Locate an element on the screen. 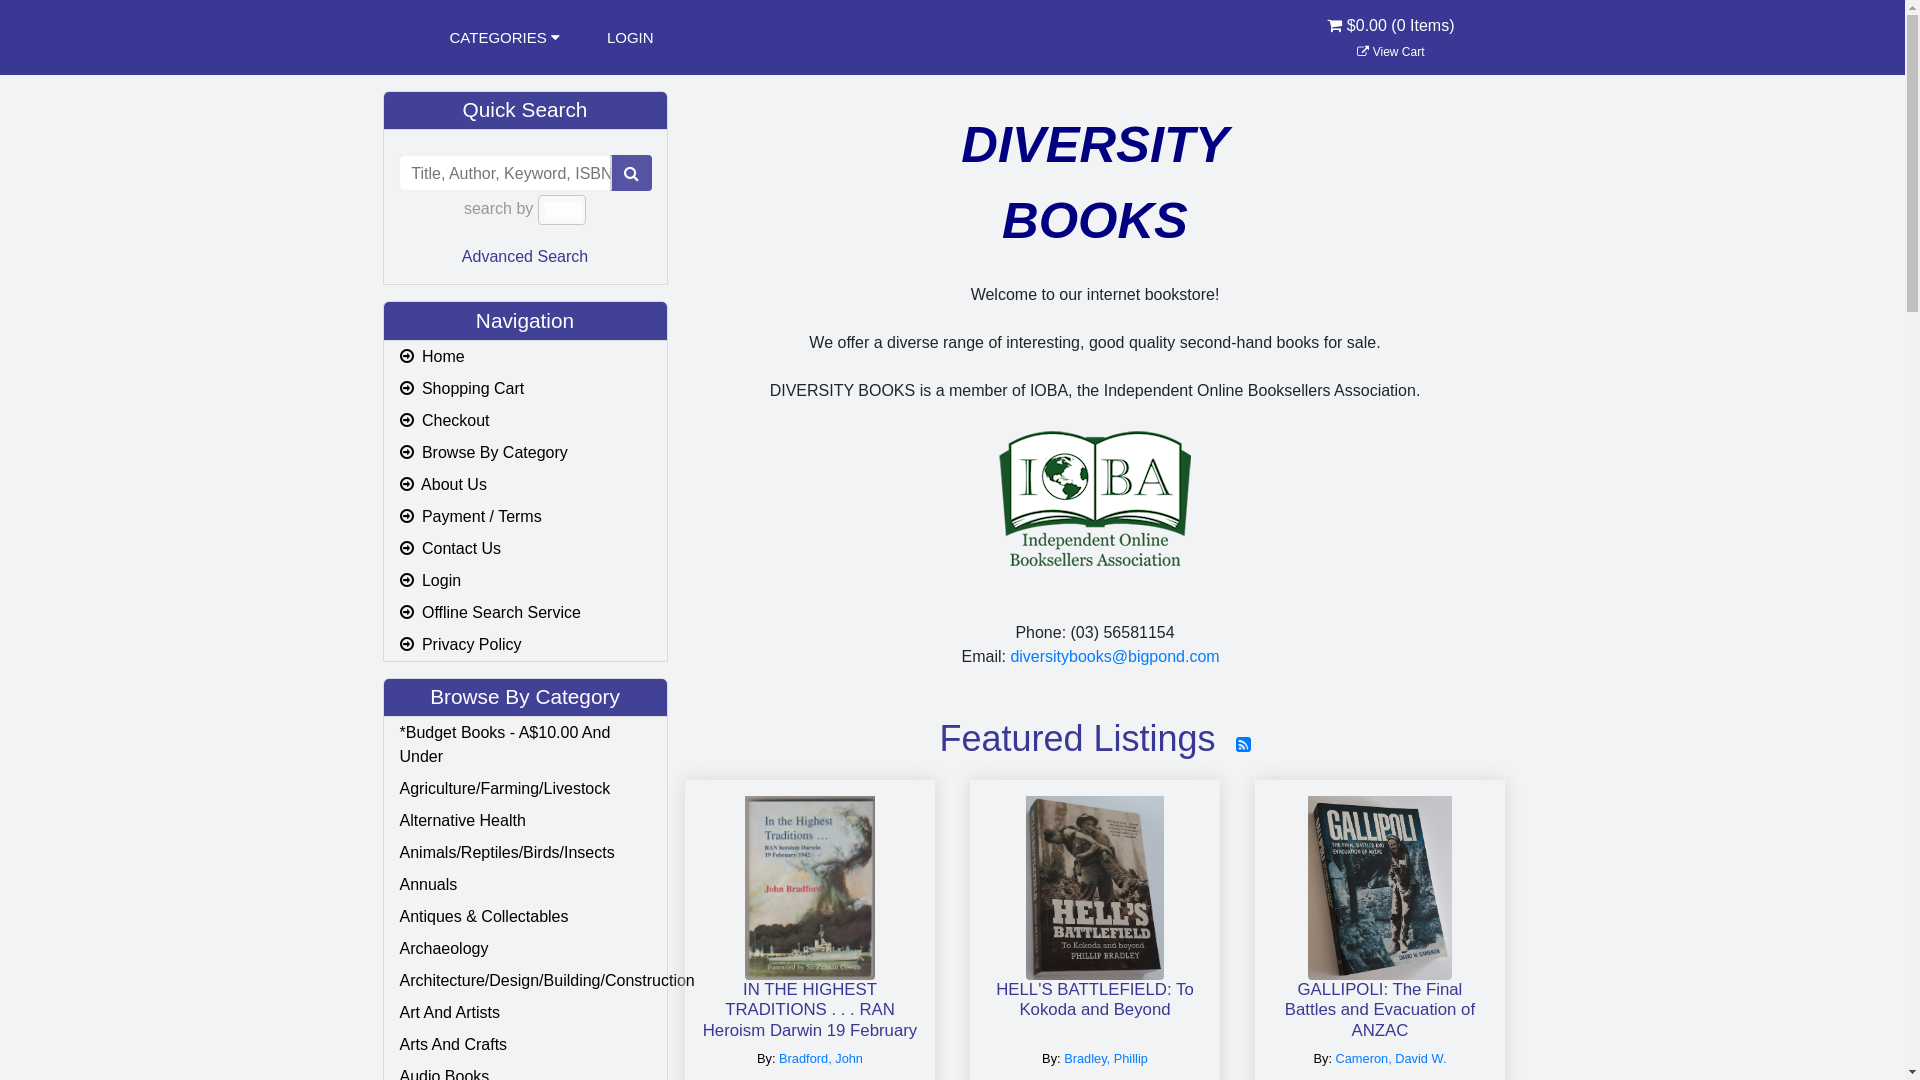 The height and width of the screenshot is (1080, 1920). 'Architecture/Design/Building/Construction' is located at coordinates (525, 979).